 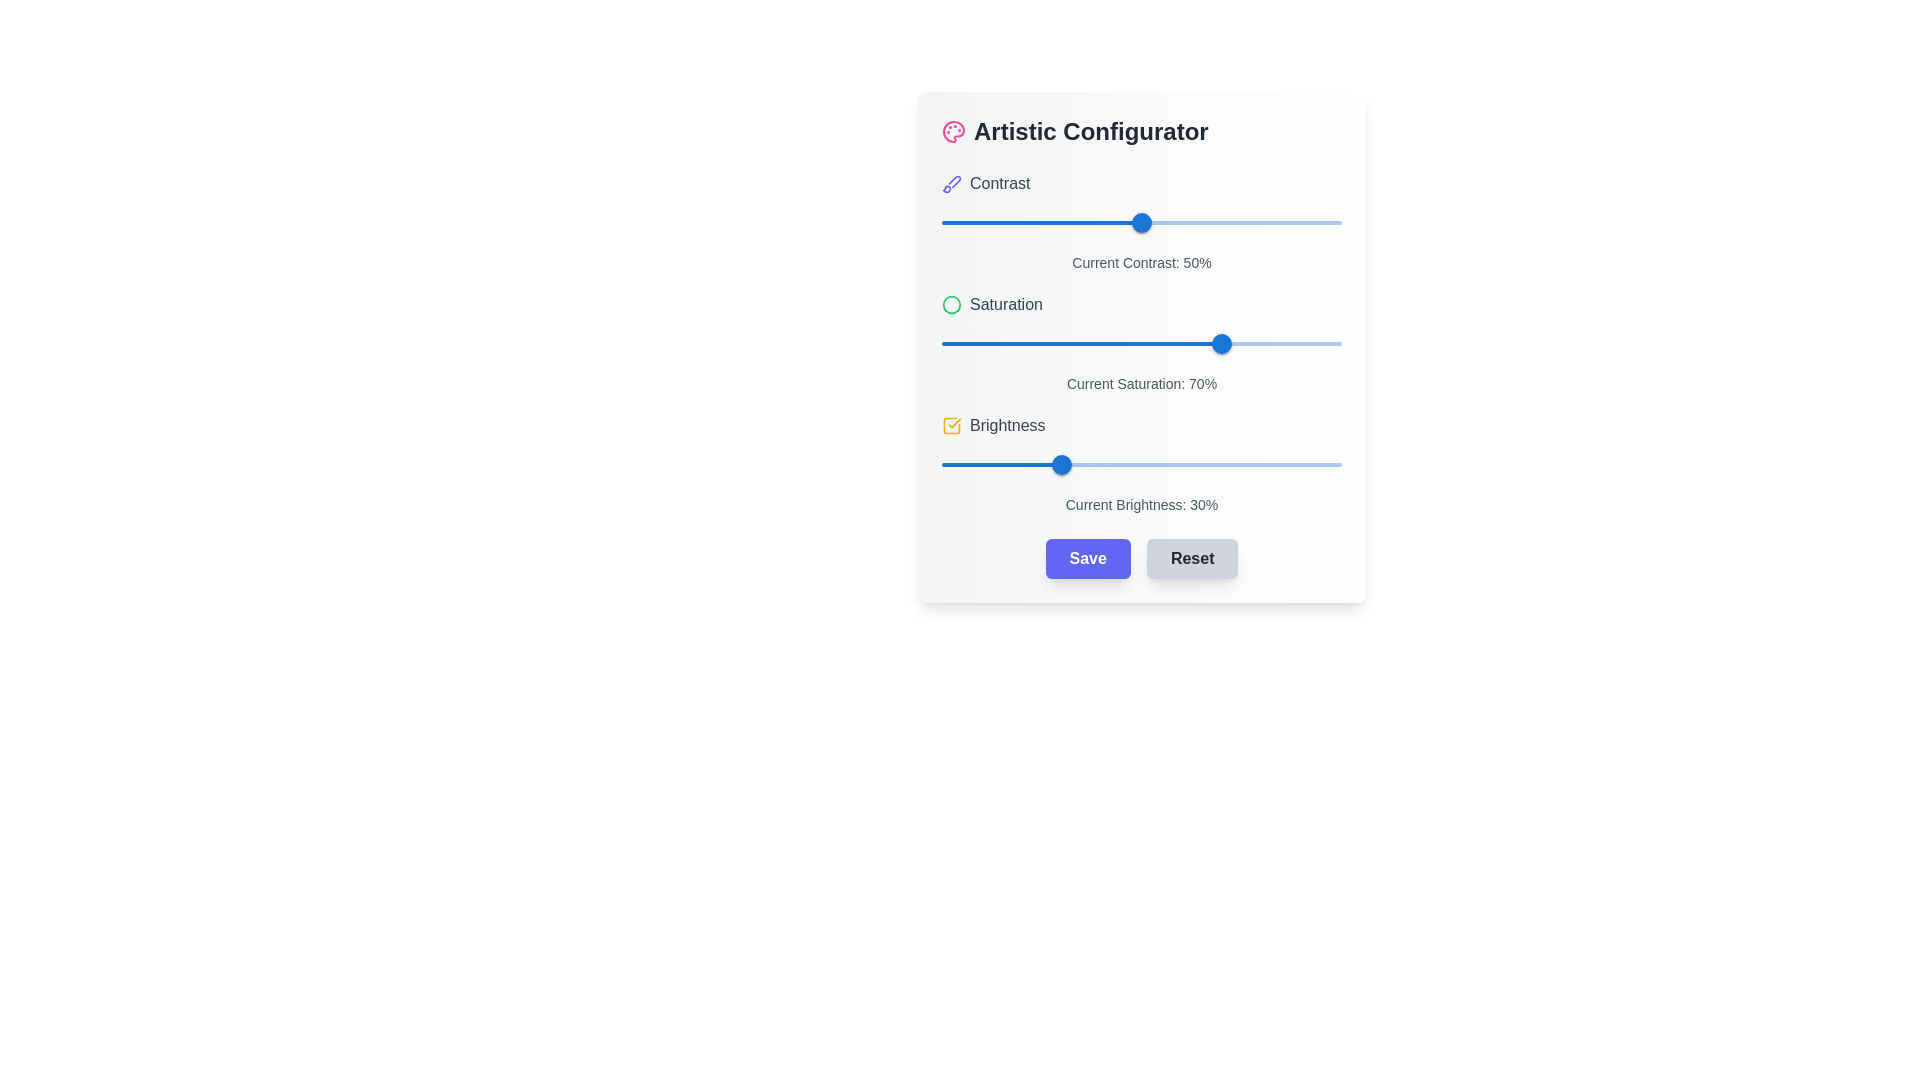 I want to click on the brightness slider control, which has a blue track and a thumb positioned at 30% intensity, to set the brightness, so click(x=1142, y=463).